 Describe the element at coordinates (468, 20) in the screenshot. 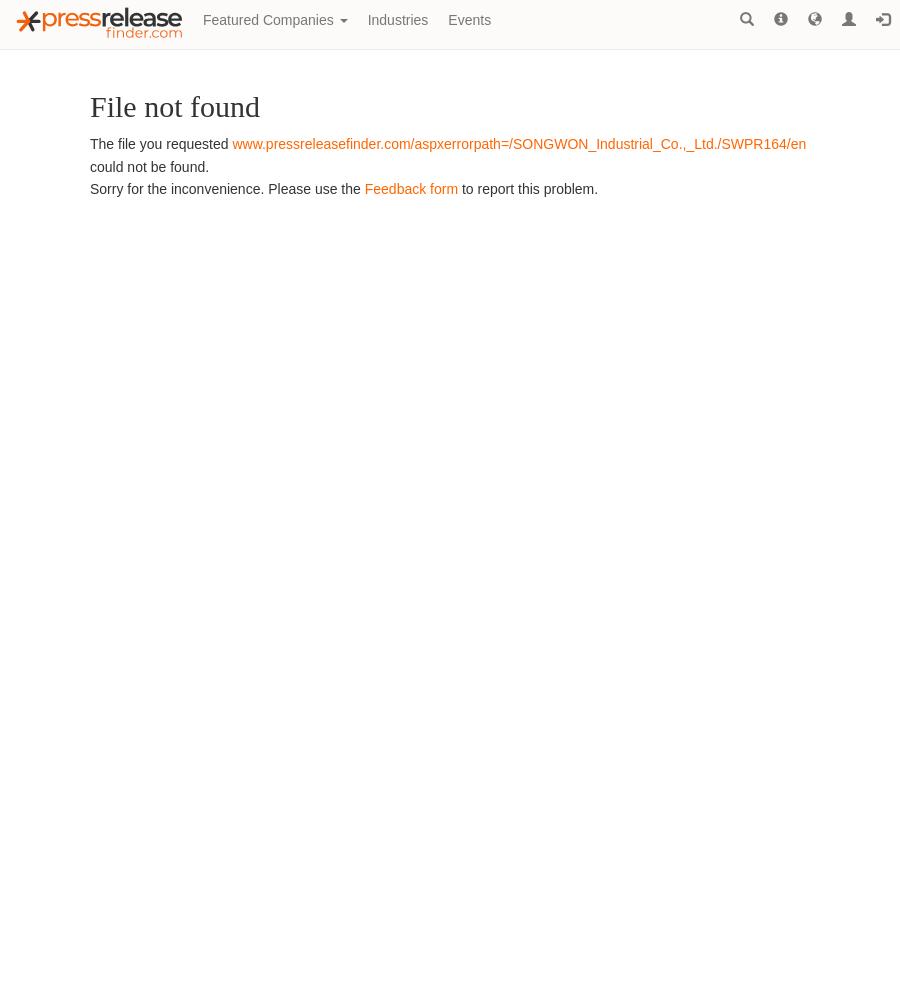

I see `'Events'` at that location.